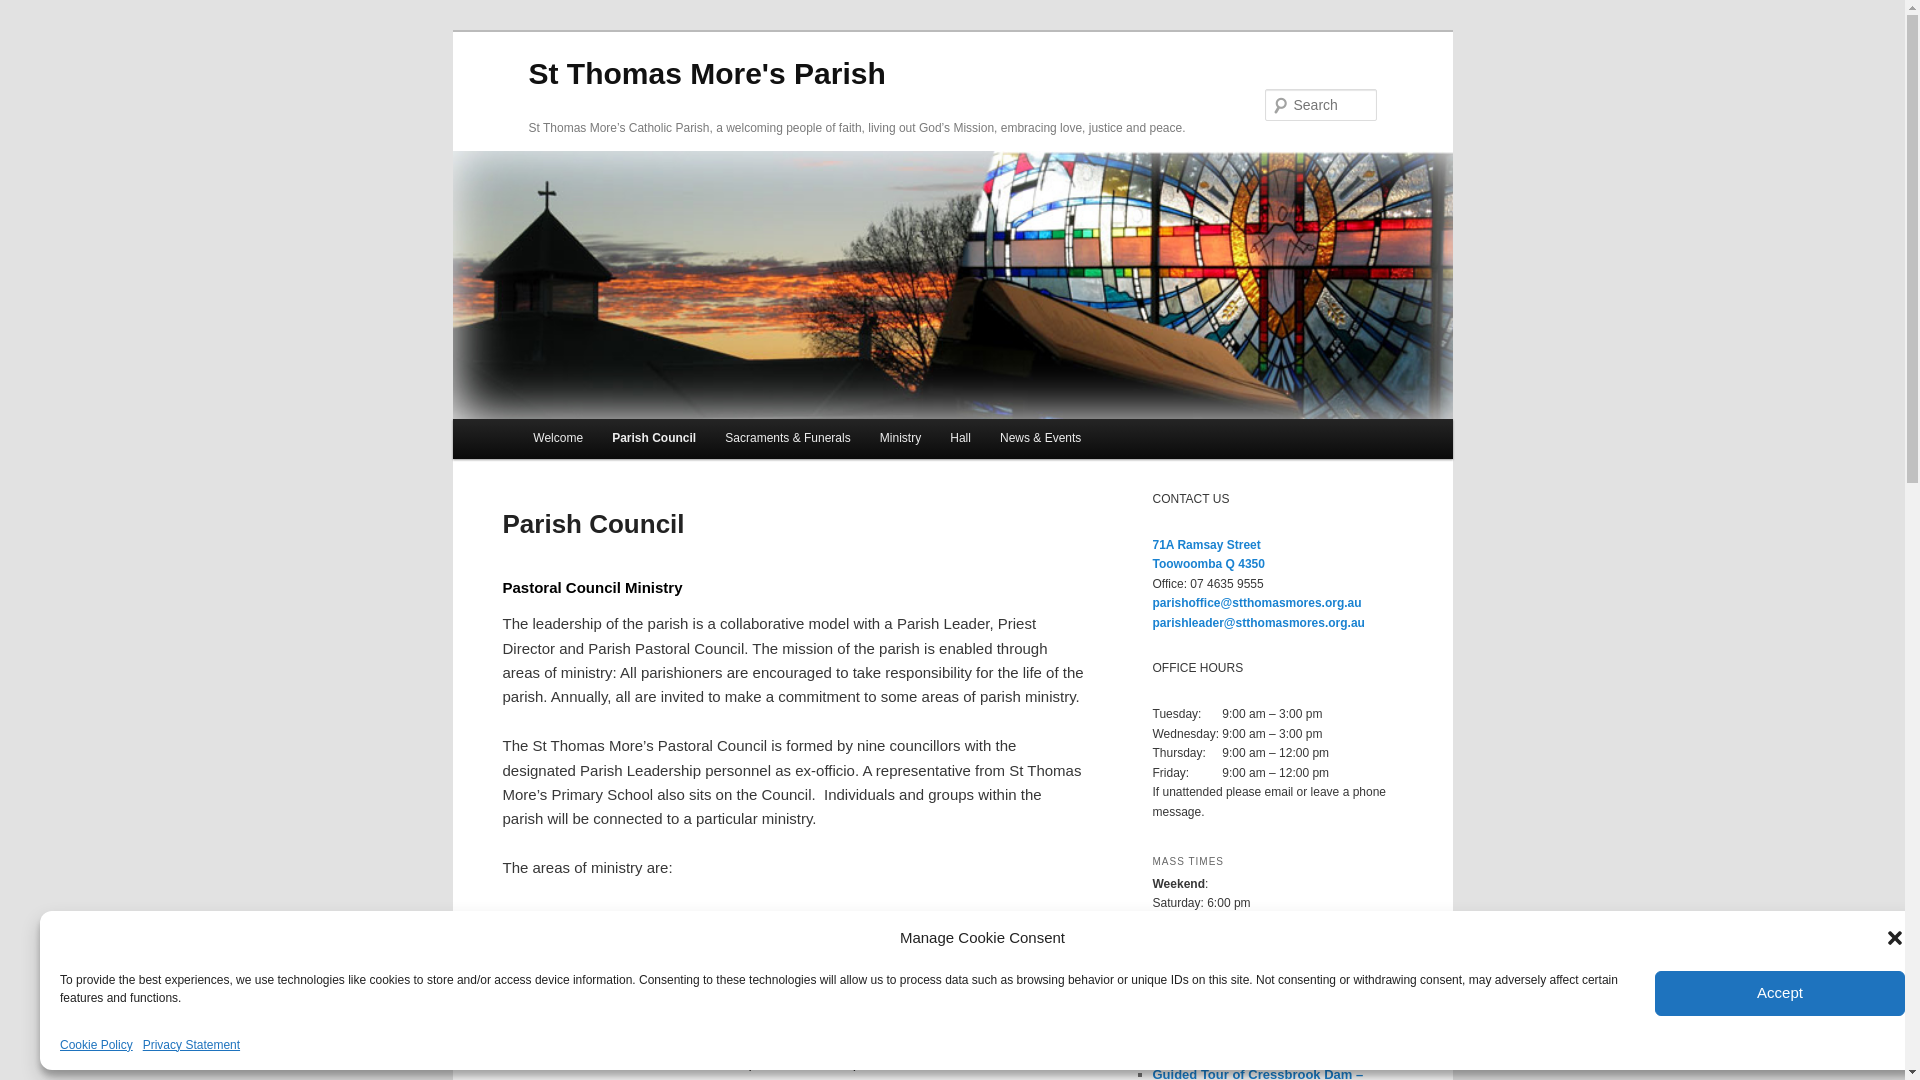 The image size is (1920, 1080). I want to click on 'Search', so click(32, 11).